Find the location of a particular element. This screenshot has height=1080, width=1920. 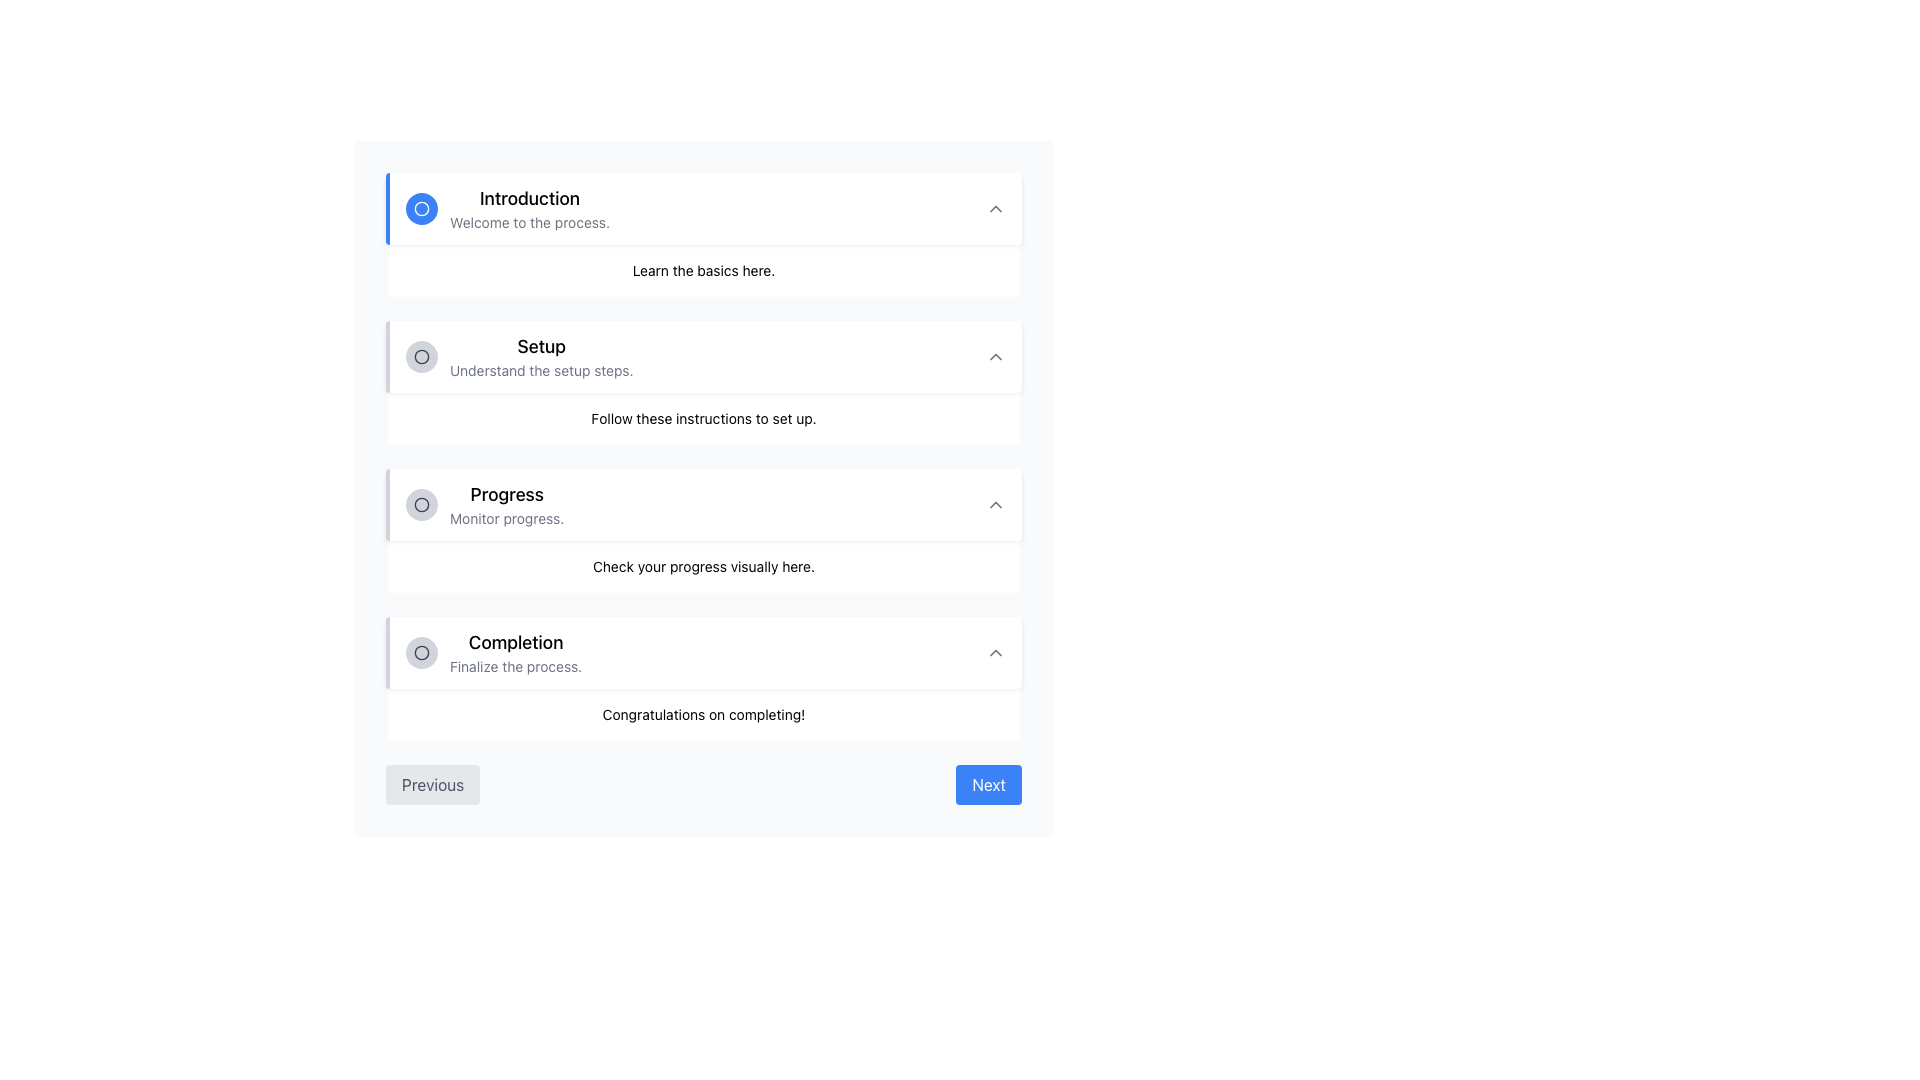

the circular icon with a hollow center, styled with a dark border, located to the left of the text label 'Setup' in the second position of the vertical list is located at coordinates (421, 356).